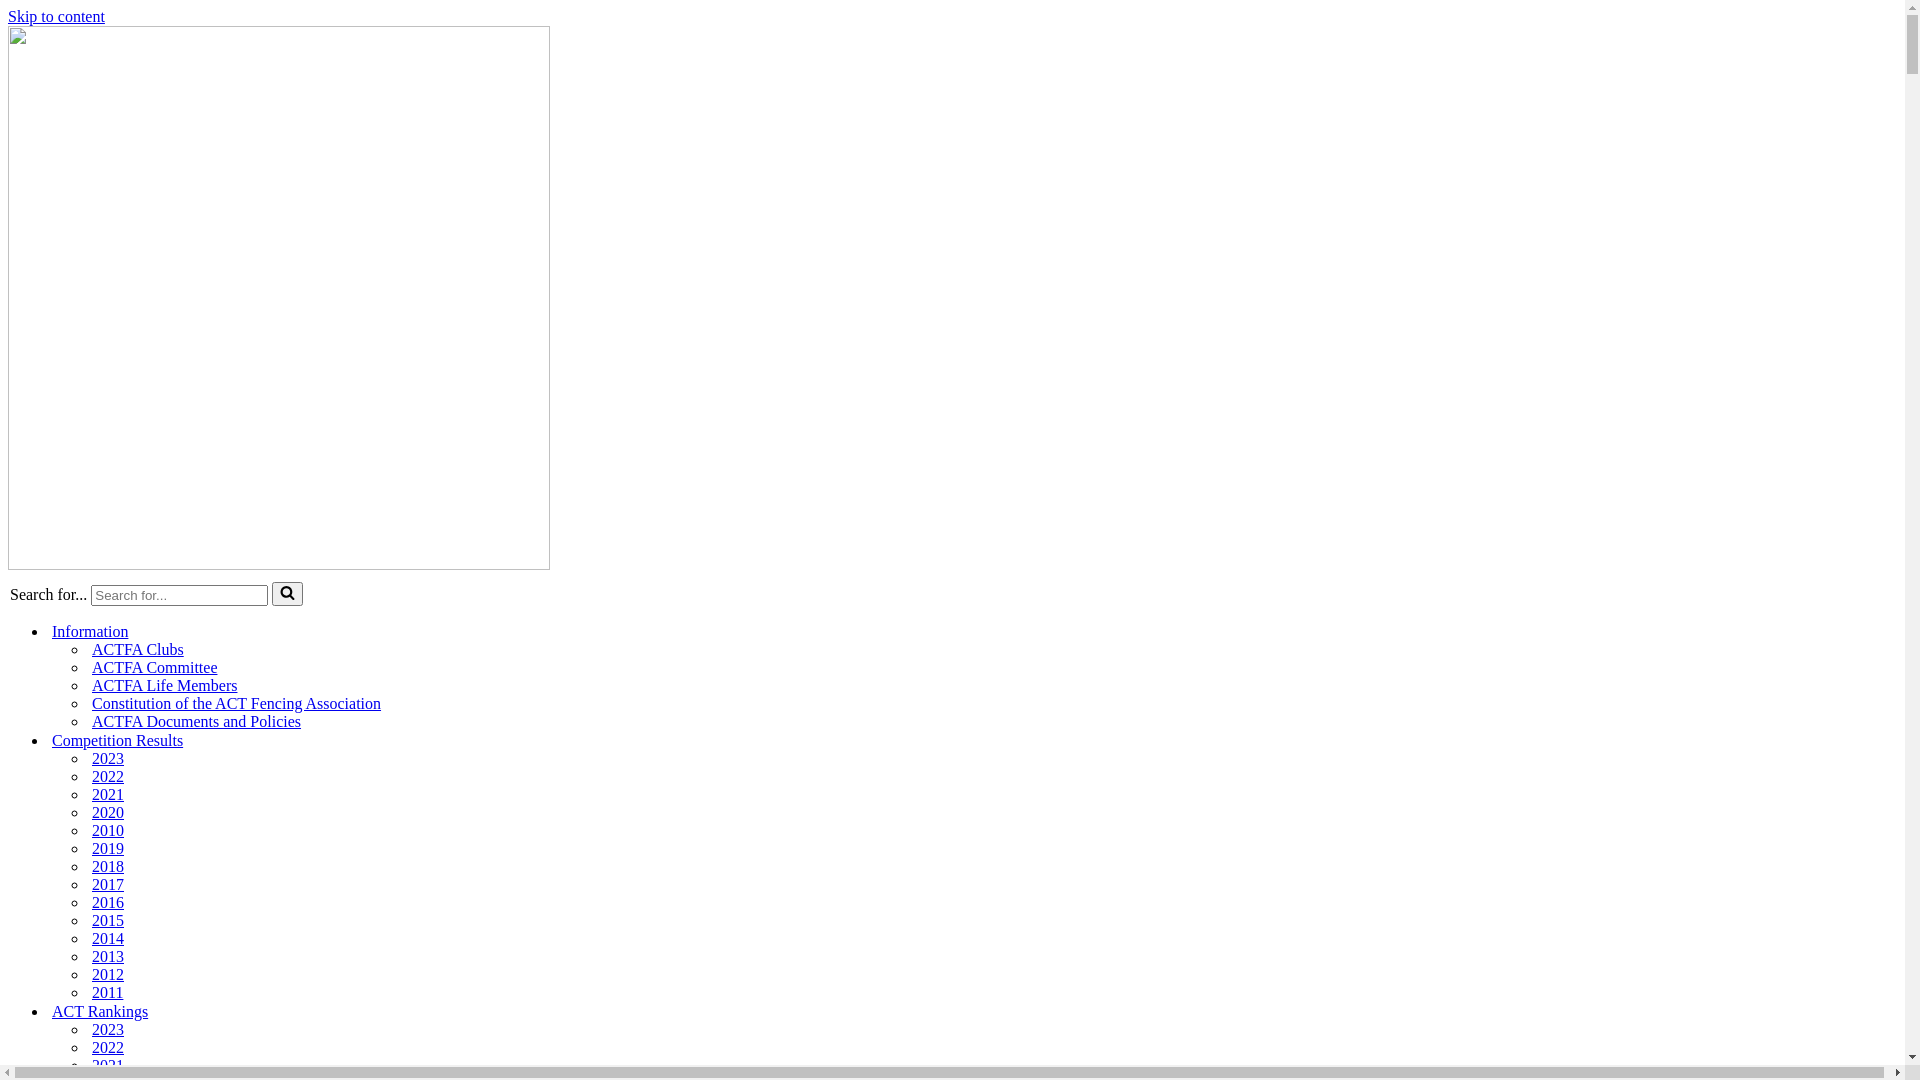  Describe the element at coordinates (99, 1011) in the screenshot. I see `'ACT Rankings'` at that location.